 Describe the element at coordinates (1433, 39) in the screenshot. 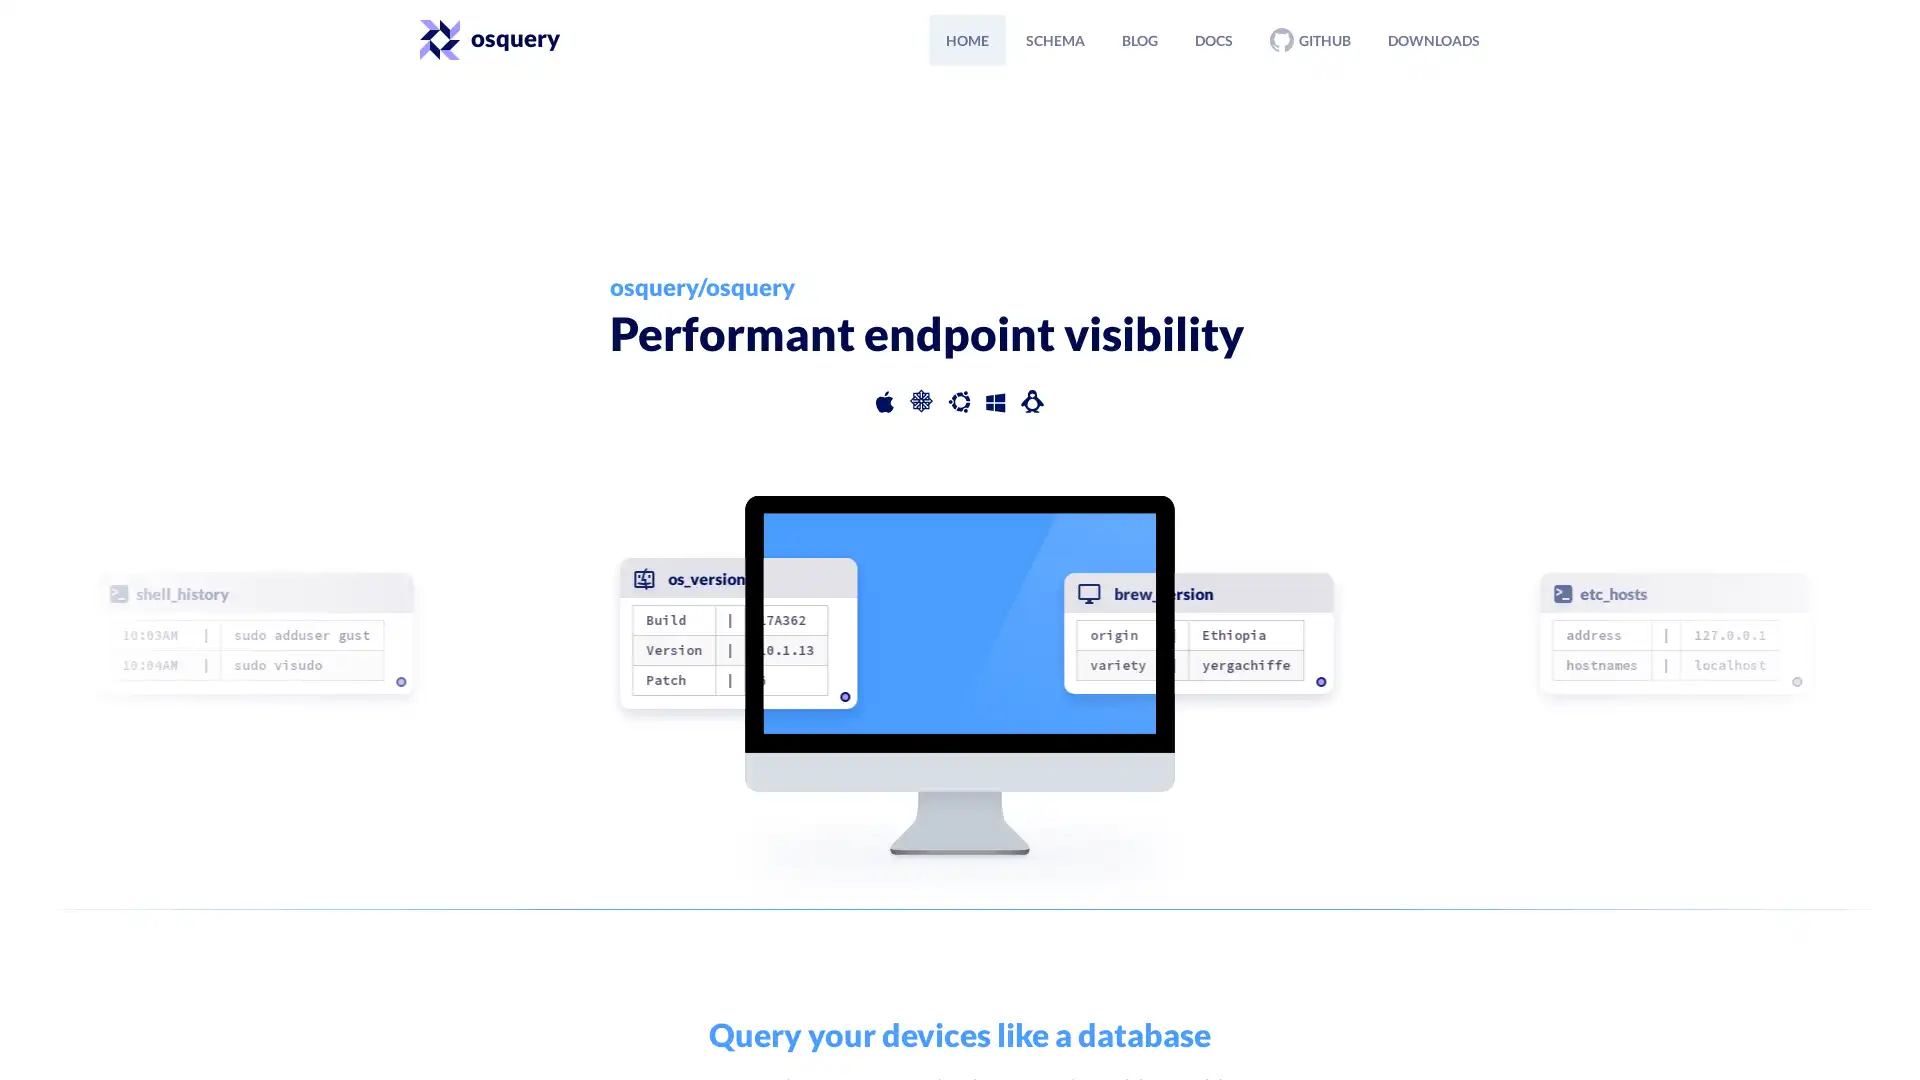

I see `DOWNLOADS` at that location.